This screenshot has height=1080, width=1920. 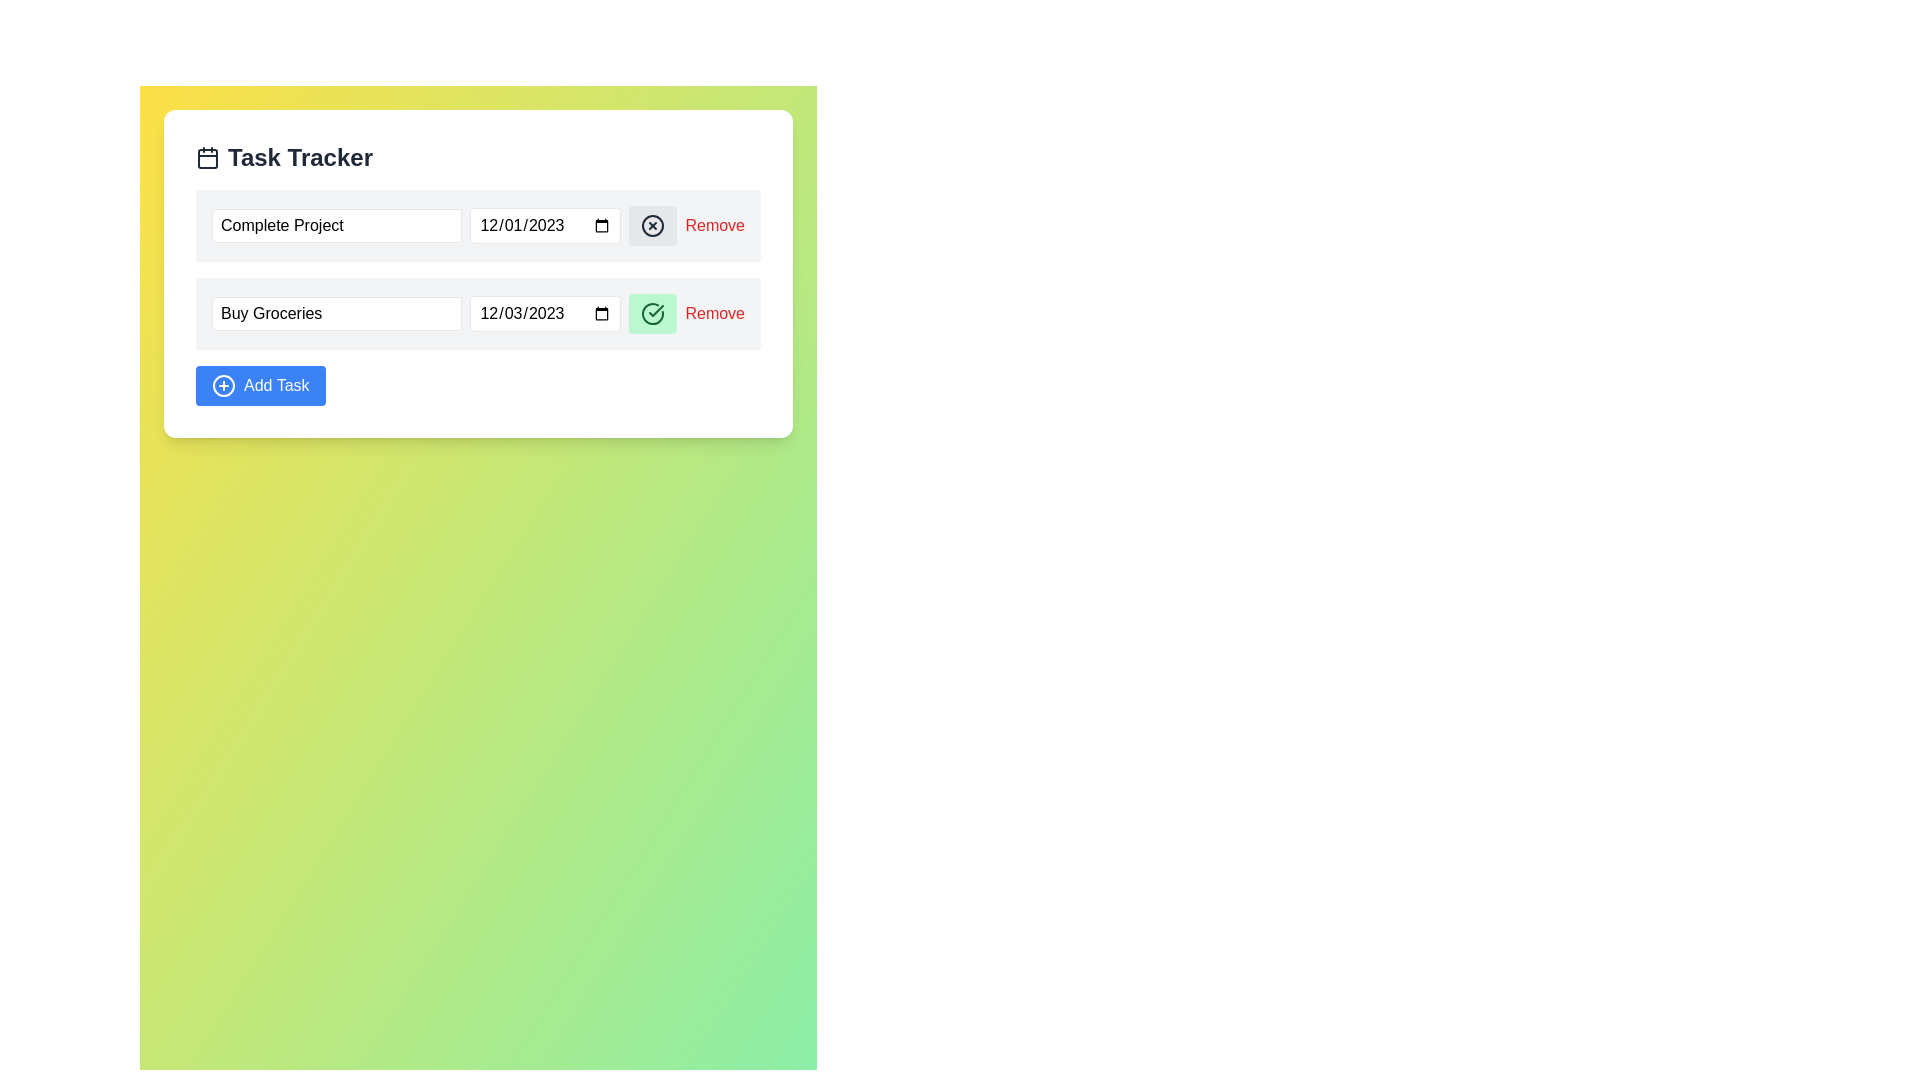 What do you see at coordinates (652, 313) in the screenshot?
I see `the small, rounded green button with a checkmark icon located to the right of the 'Buy Groceries' input field to check the associated task` at bounding box center [652, 313].